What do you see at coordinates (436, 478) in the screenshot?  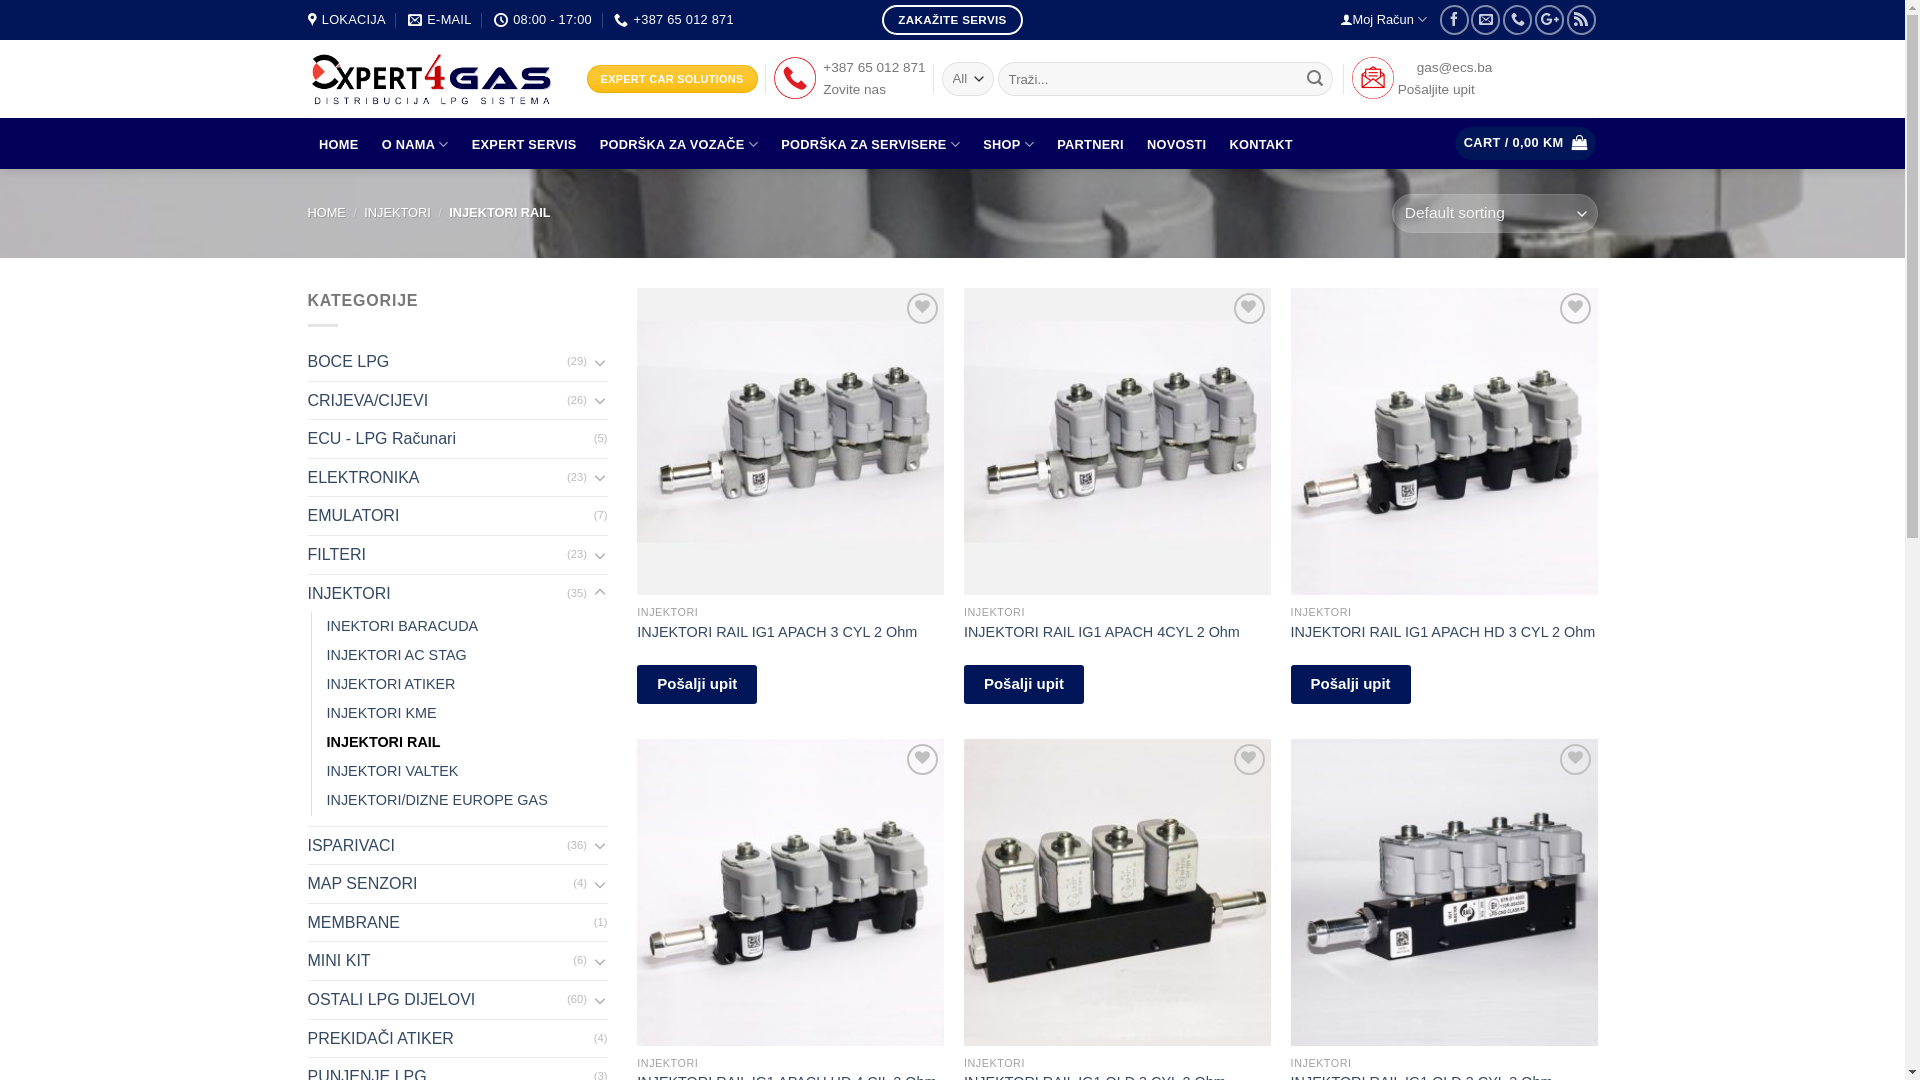 I see `'ELEKTRONIKA'` at bounding box center [436, 478].